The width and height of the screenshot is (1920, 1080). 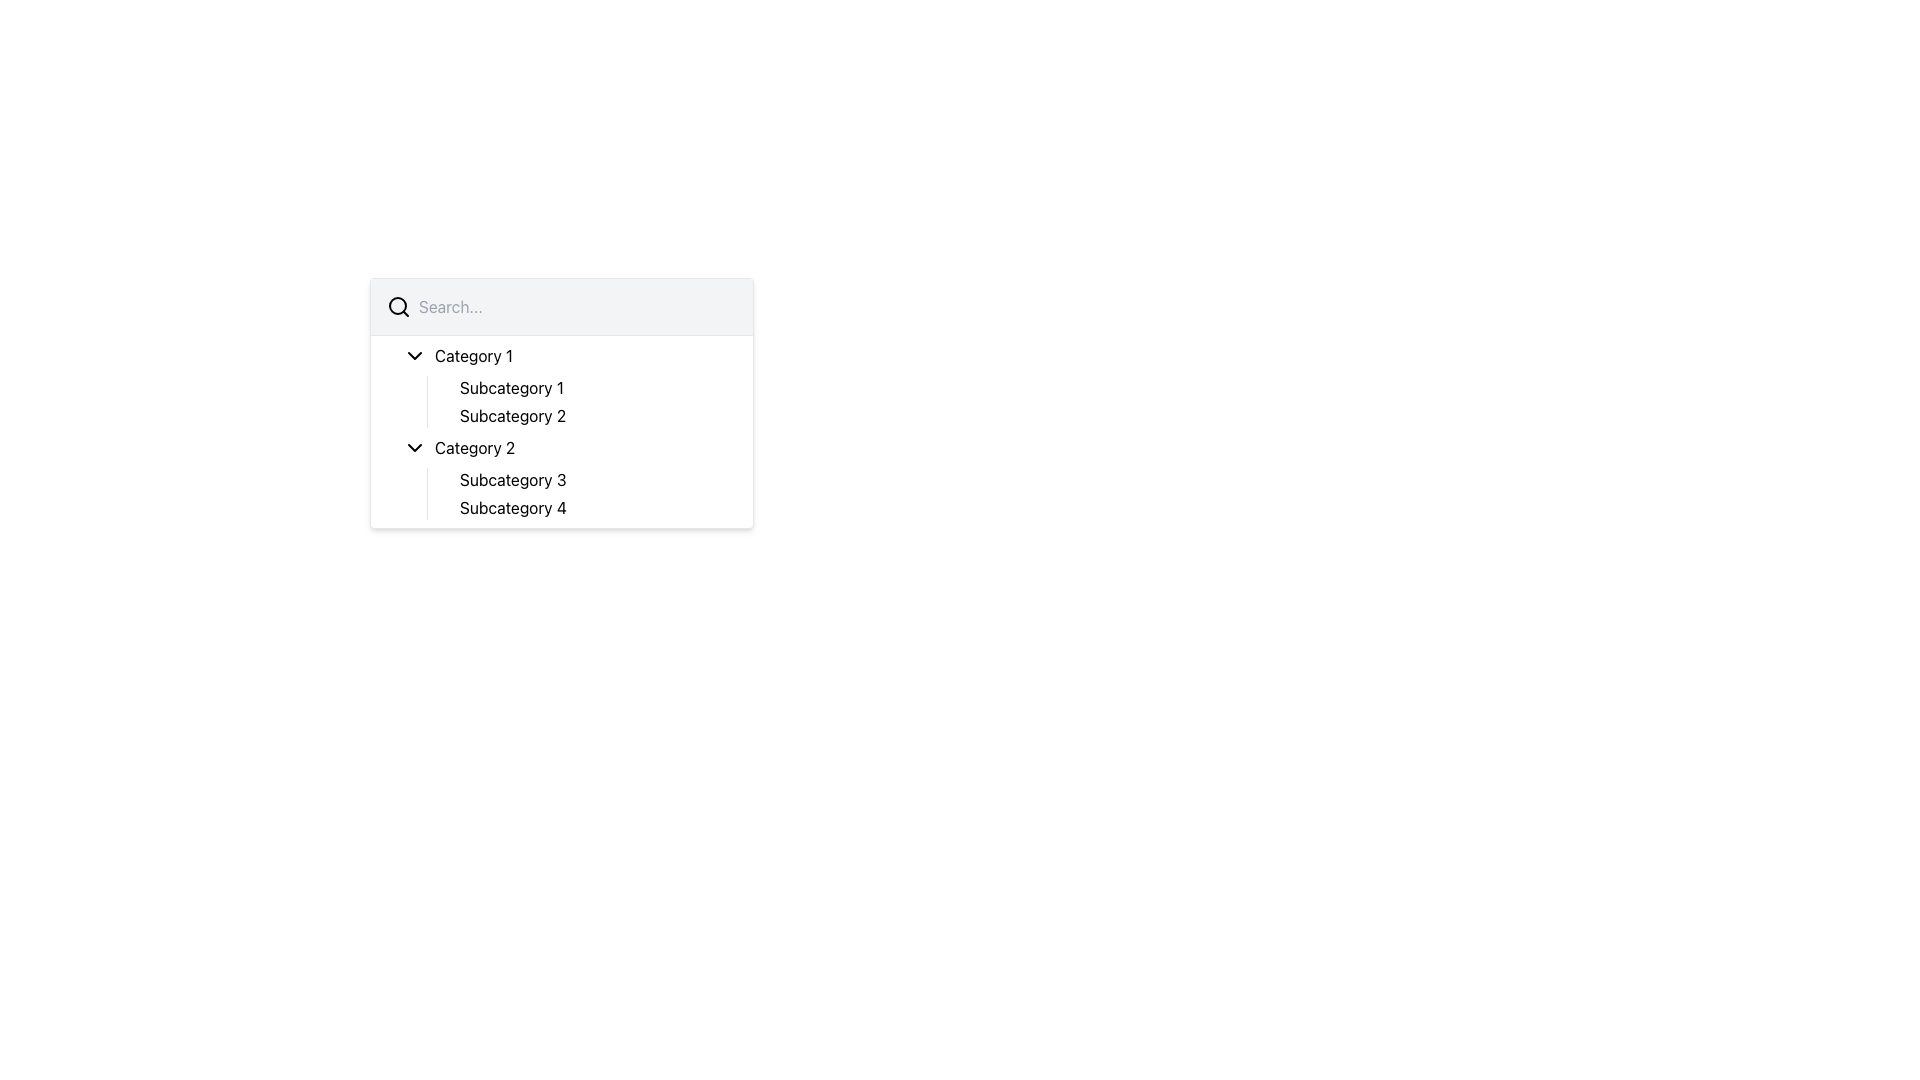 I want to click on the Text label representing the second subcategory under 'Subcategory 3' in the 'Category 2' expandable menu, so click(x=513, y=507).